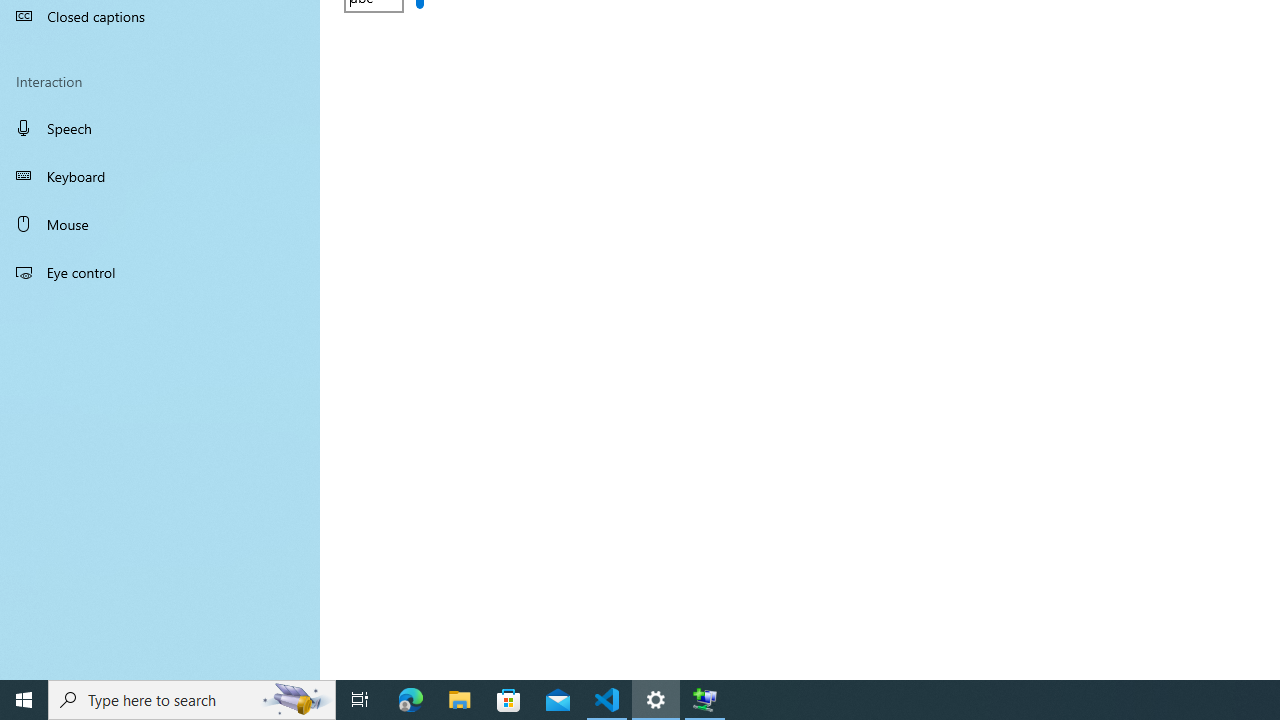  What do you see at coordinates (705, 698) in the screenshot?
I see `'Extensible Wizards Host Process - 1 running window'` at bounding box center [705, 698].